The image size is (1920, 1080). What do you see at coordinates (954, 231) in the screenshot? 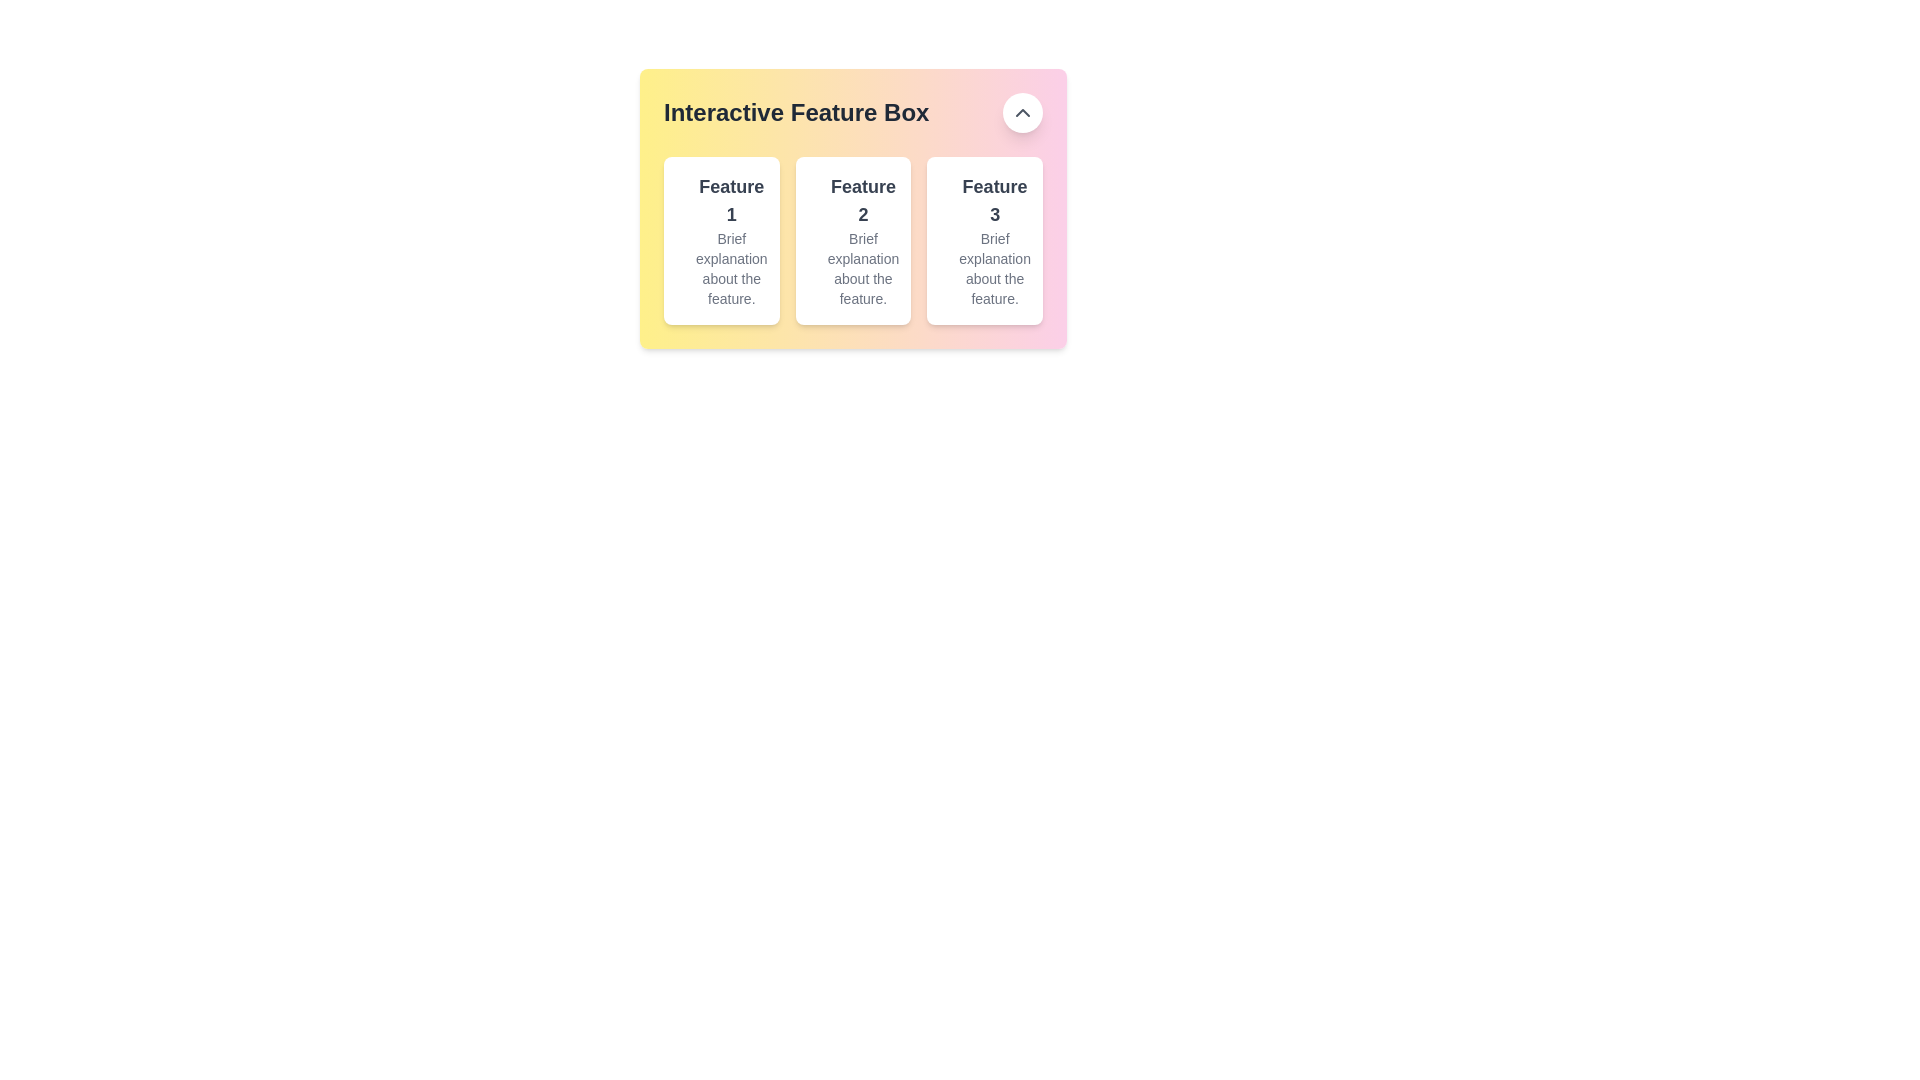
I see `the SVG circle element indicating a status or feature within the 'Feature 3' card located under the title 'Interactive Feature Box'` at bounding box center [954, 231].